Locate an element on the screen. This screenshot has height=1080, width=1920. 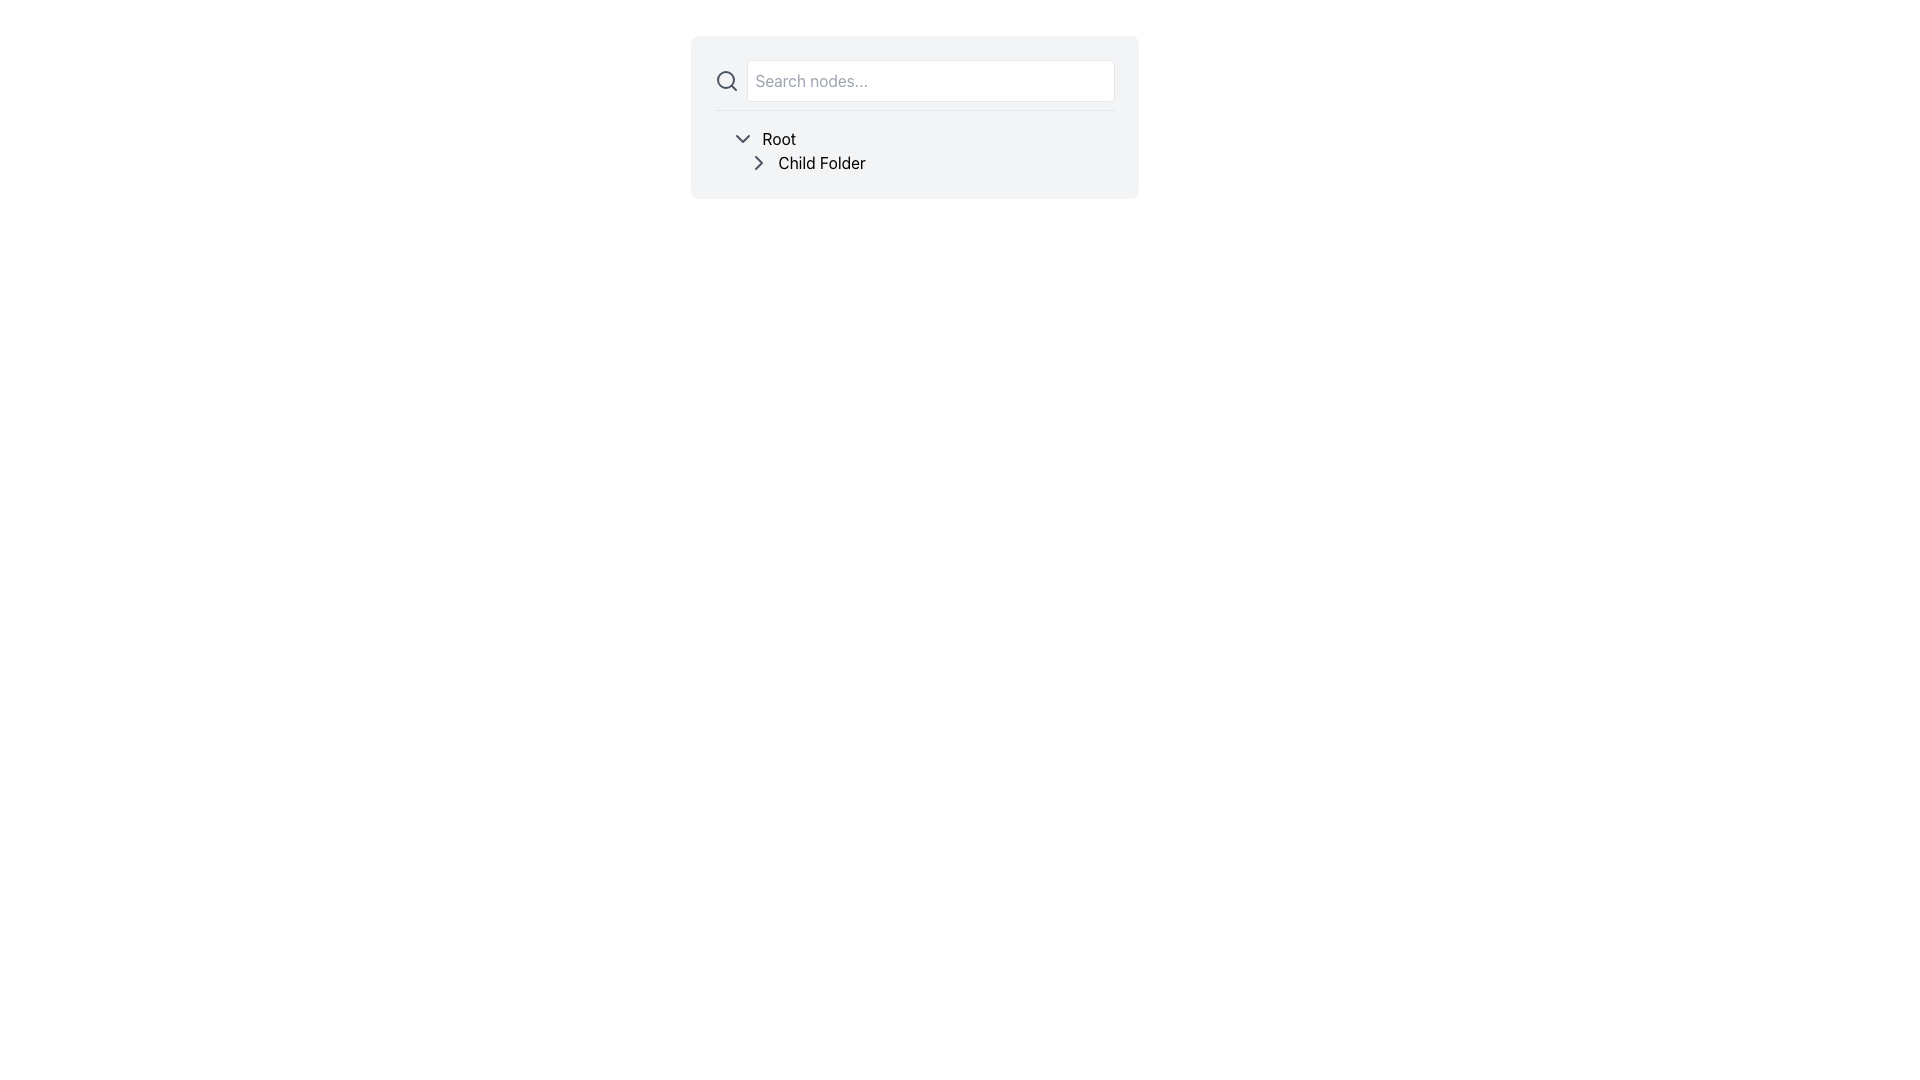
text content of the 'Root' label located in the hierarchical navigation menu, positioned next to the downward arrow icon is located at coordinates (778, 137).